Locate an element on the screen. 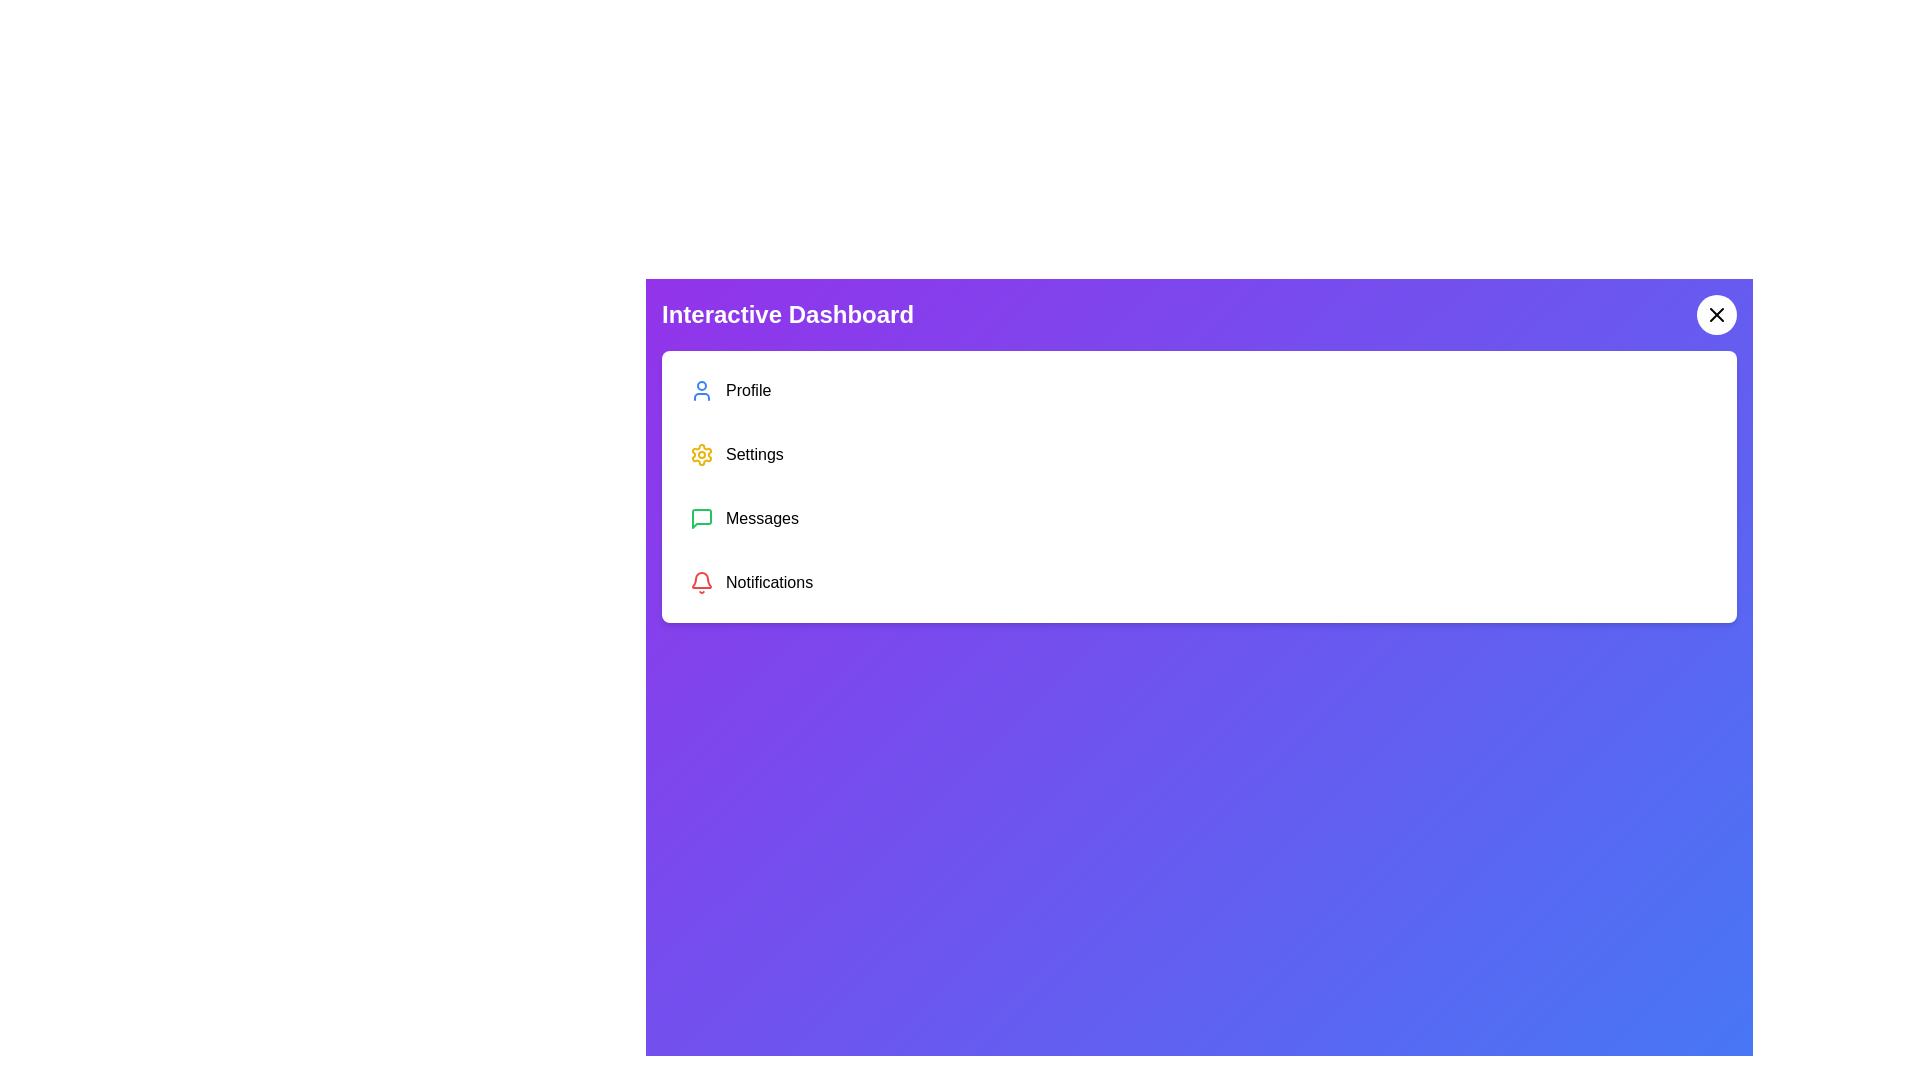 This screenshot has height=1080, width=1920. the 'Profile' text label displayed in black font, located next to a blue user icon in the top-left section of the list area is located at coordinates (747, 390).